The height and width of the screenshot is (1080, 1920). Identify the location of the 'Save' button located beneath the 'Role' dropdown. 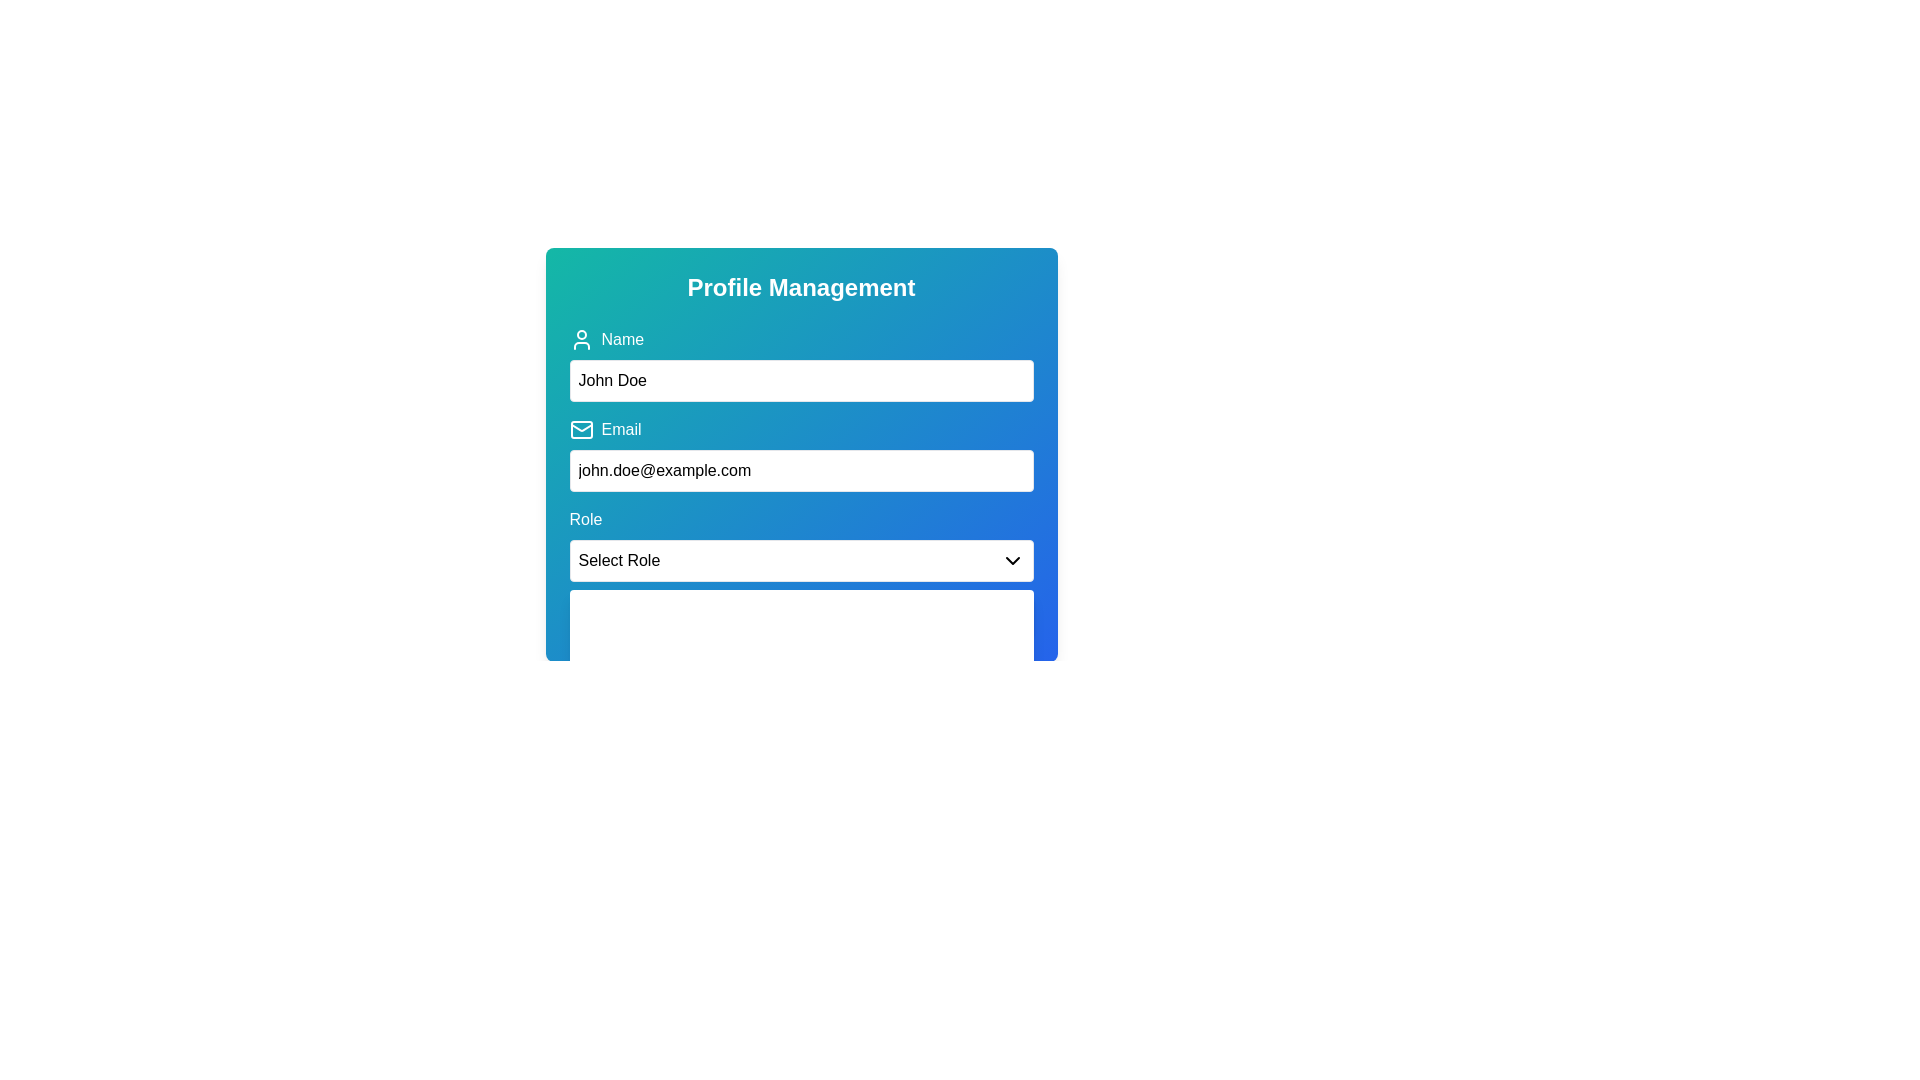
(884, 616).